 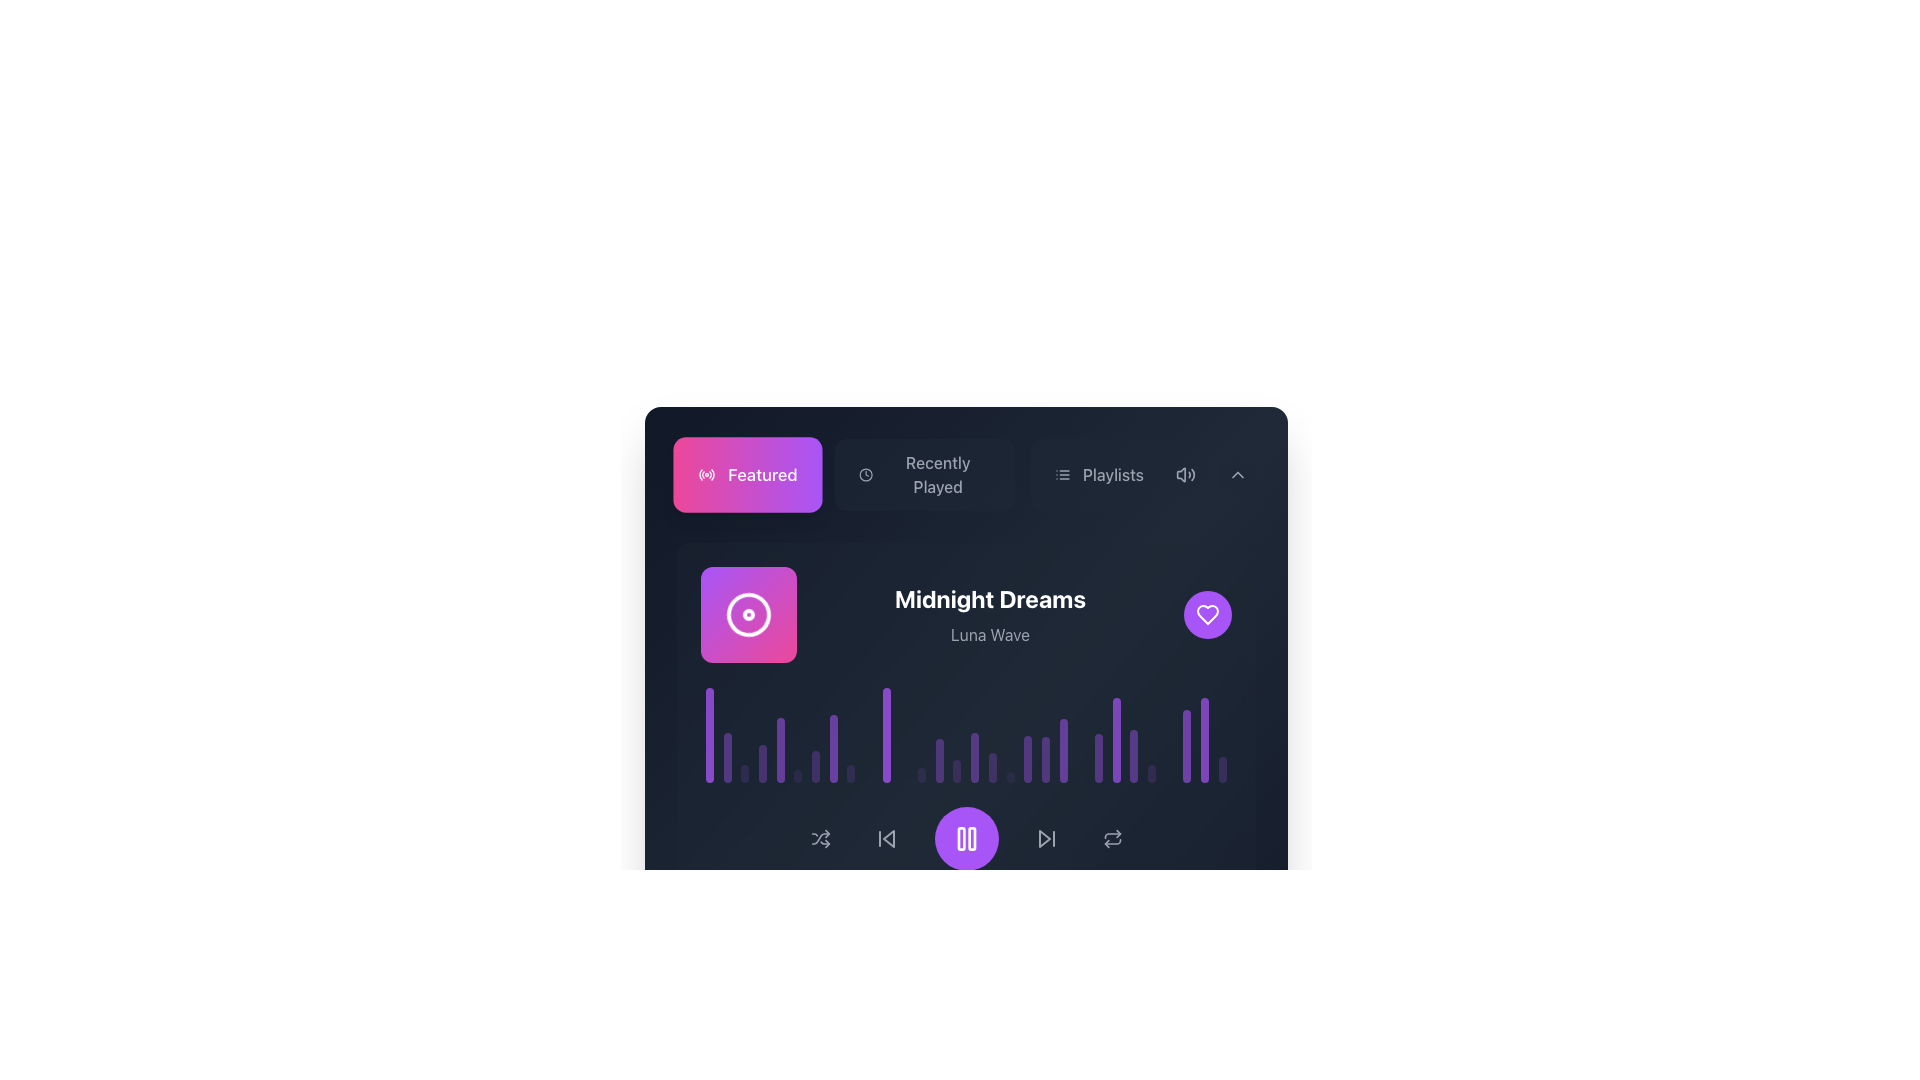 What do you see at coordinates (1010, 776) in the screenshot?
I see `the 18th vertical bar in the bar graph, which is a semi-transparent purple line with rounded ends` at bounding box center [1010, 776].